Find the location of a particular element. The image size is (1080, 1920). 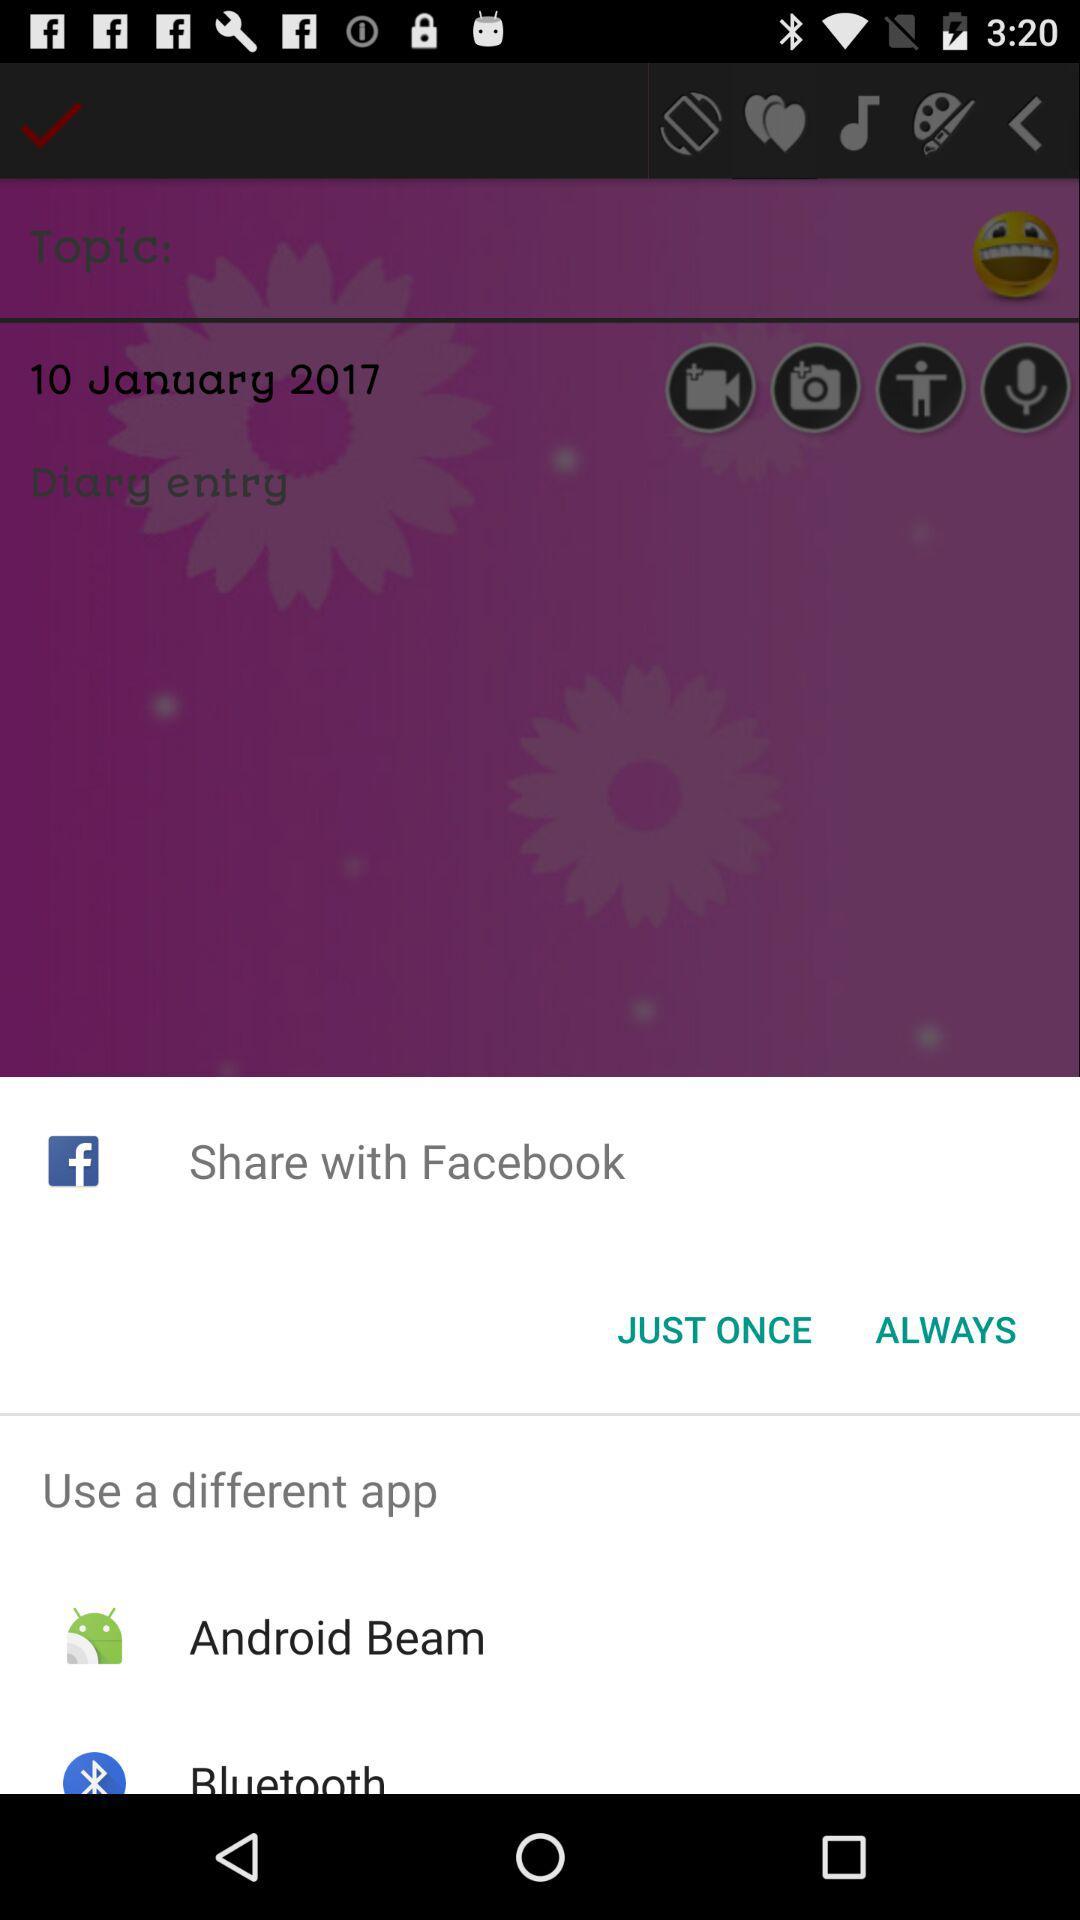

bluetooth item is located at coordinates (288, 1772).